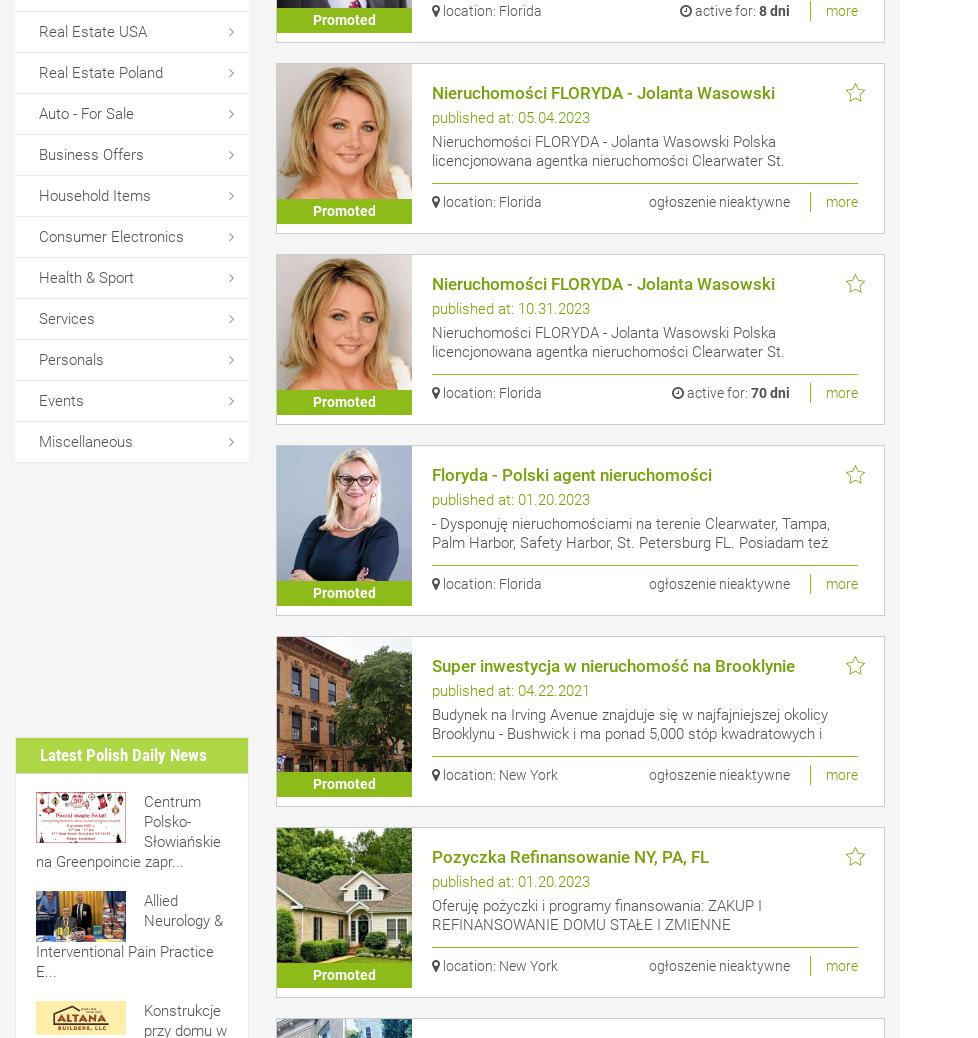 The height and width of the screenshot is (1038, 978). Describe the element at coordinates (570, 474) in the screenshot. I see `'Floryda - Polski agent nieruchomości'` at that location.